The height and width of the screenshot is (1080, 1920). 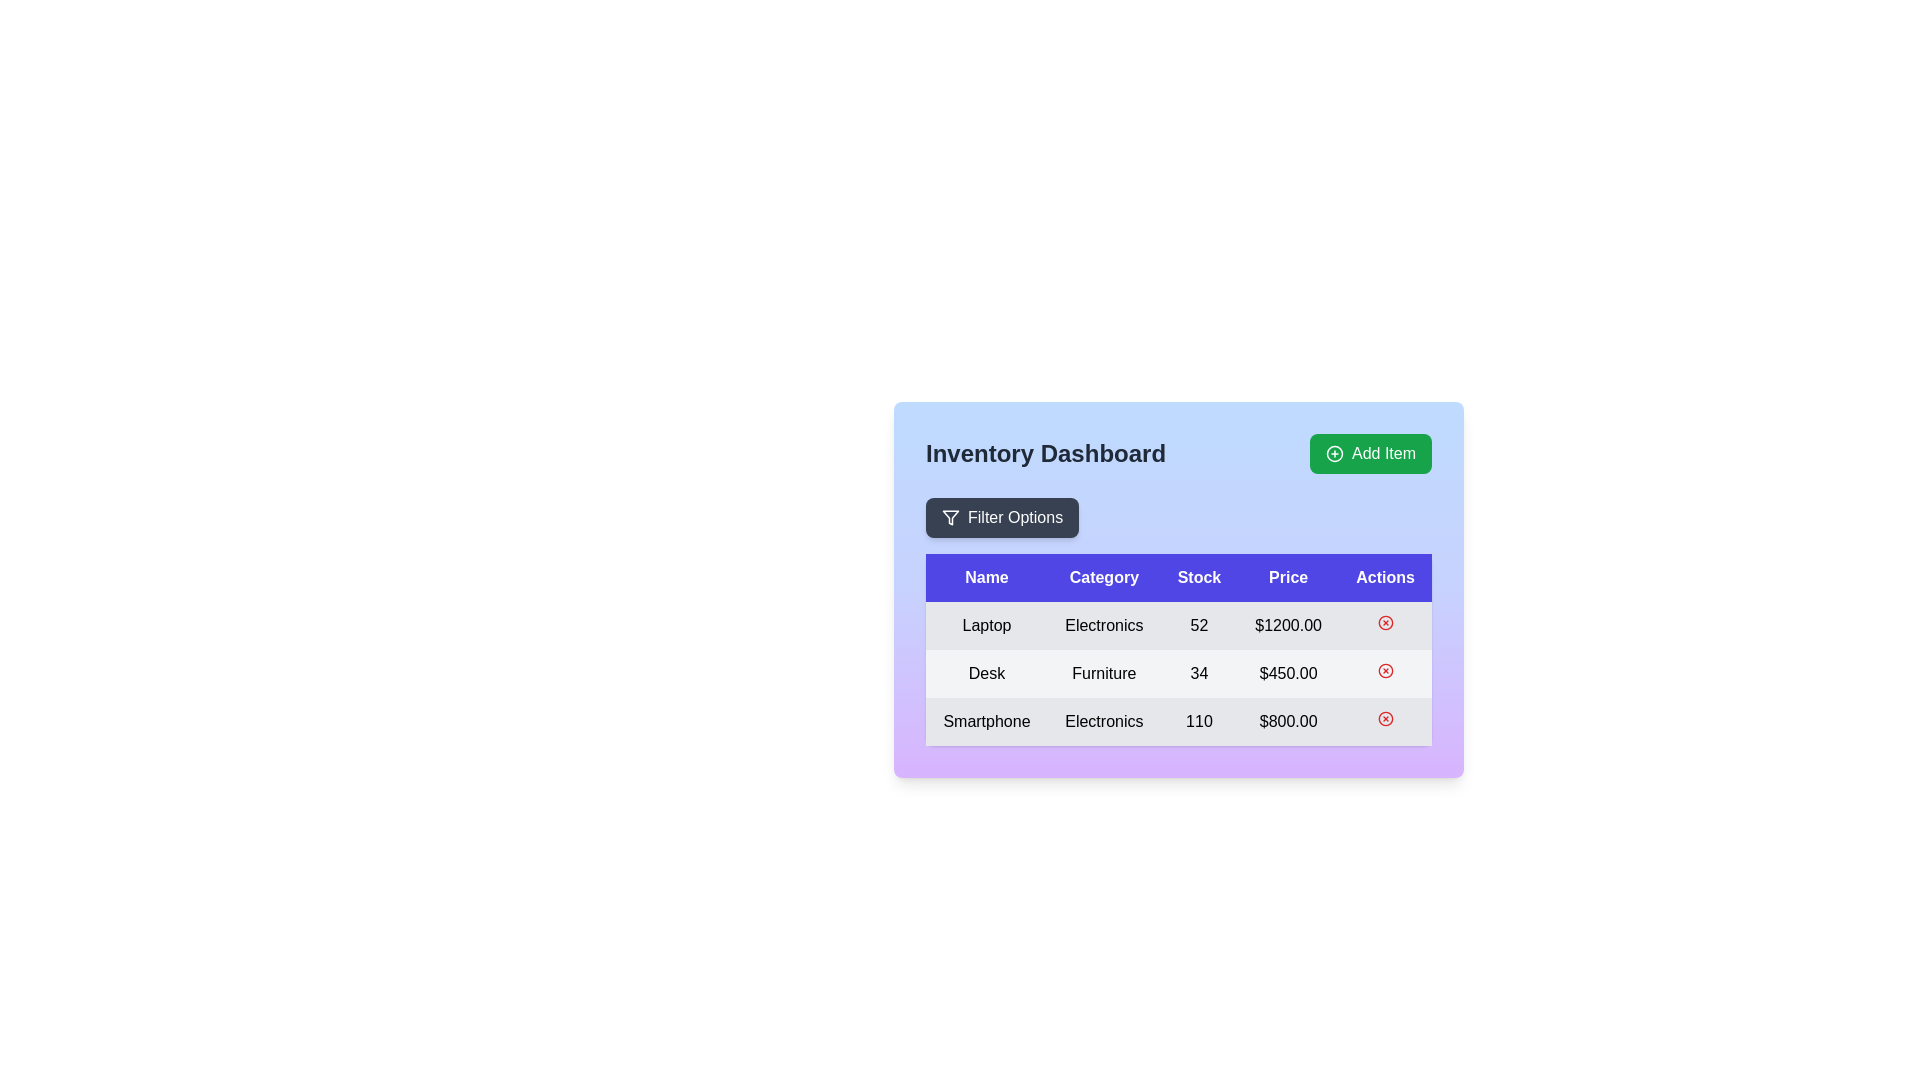 I want to click on the text label displaying 'Smartphone' located in the third row of the table under the 'Name' column with a light gray background, so click(x=987, y=721).